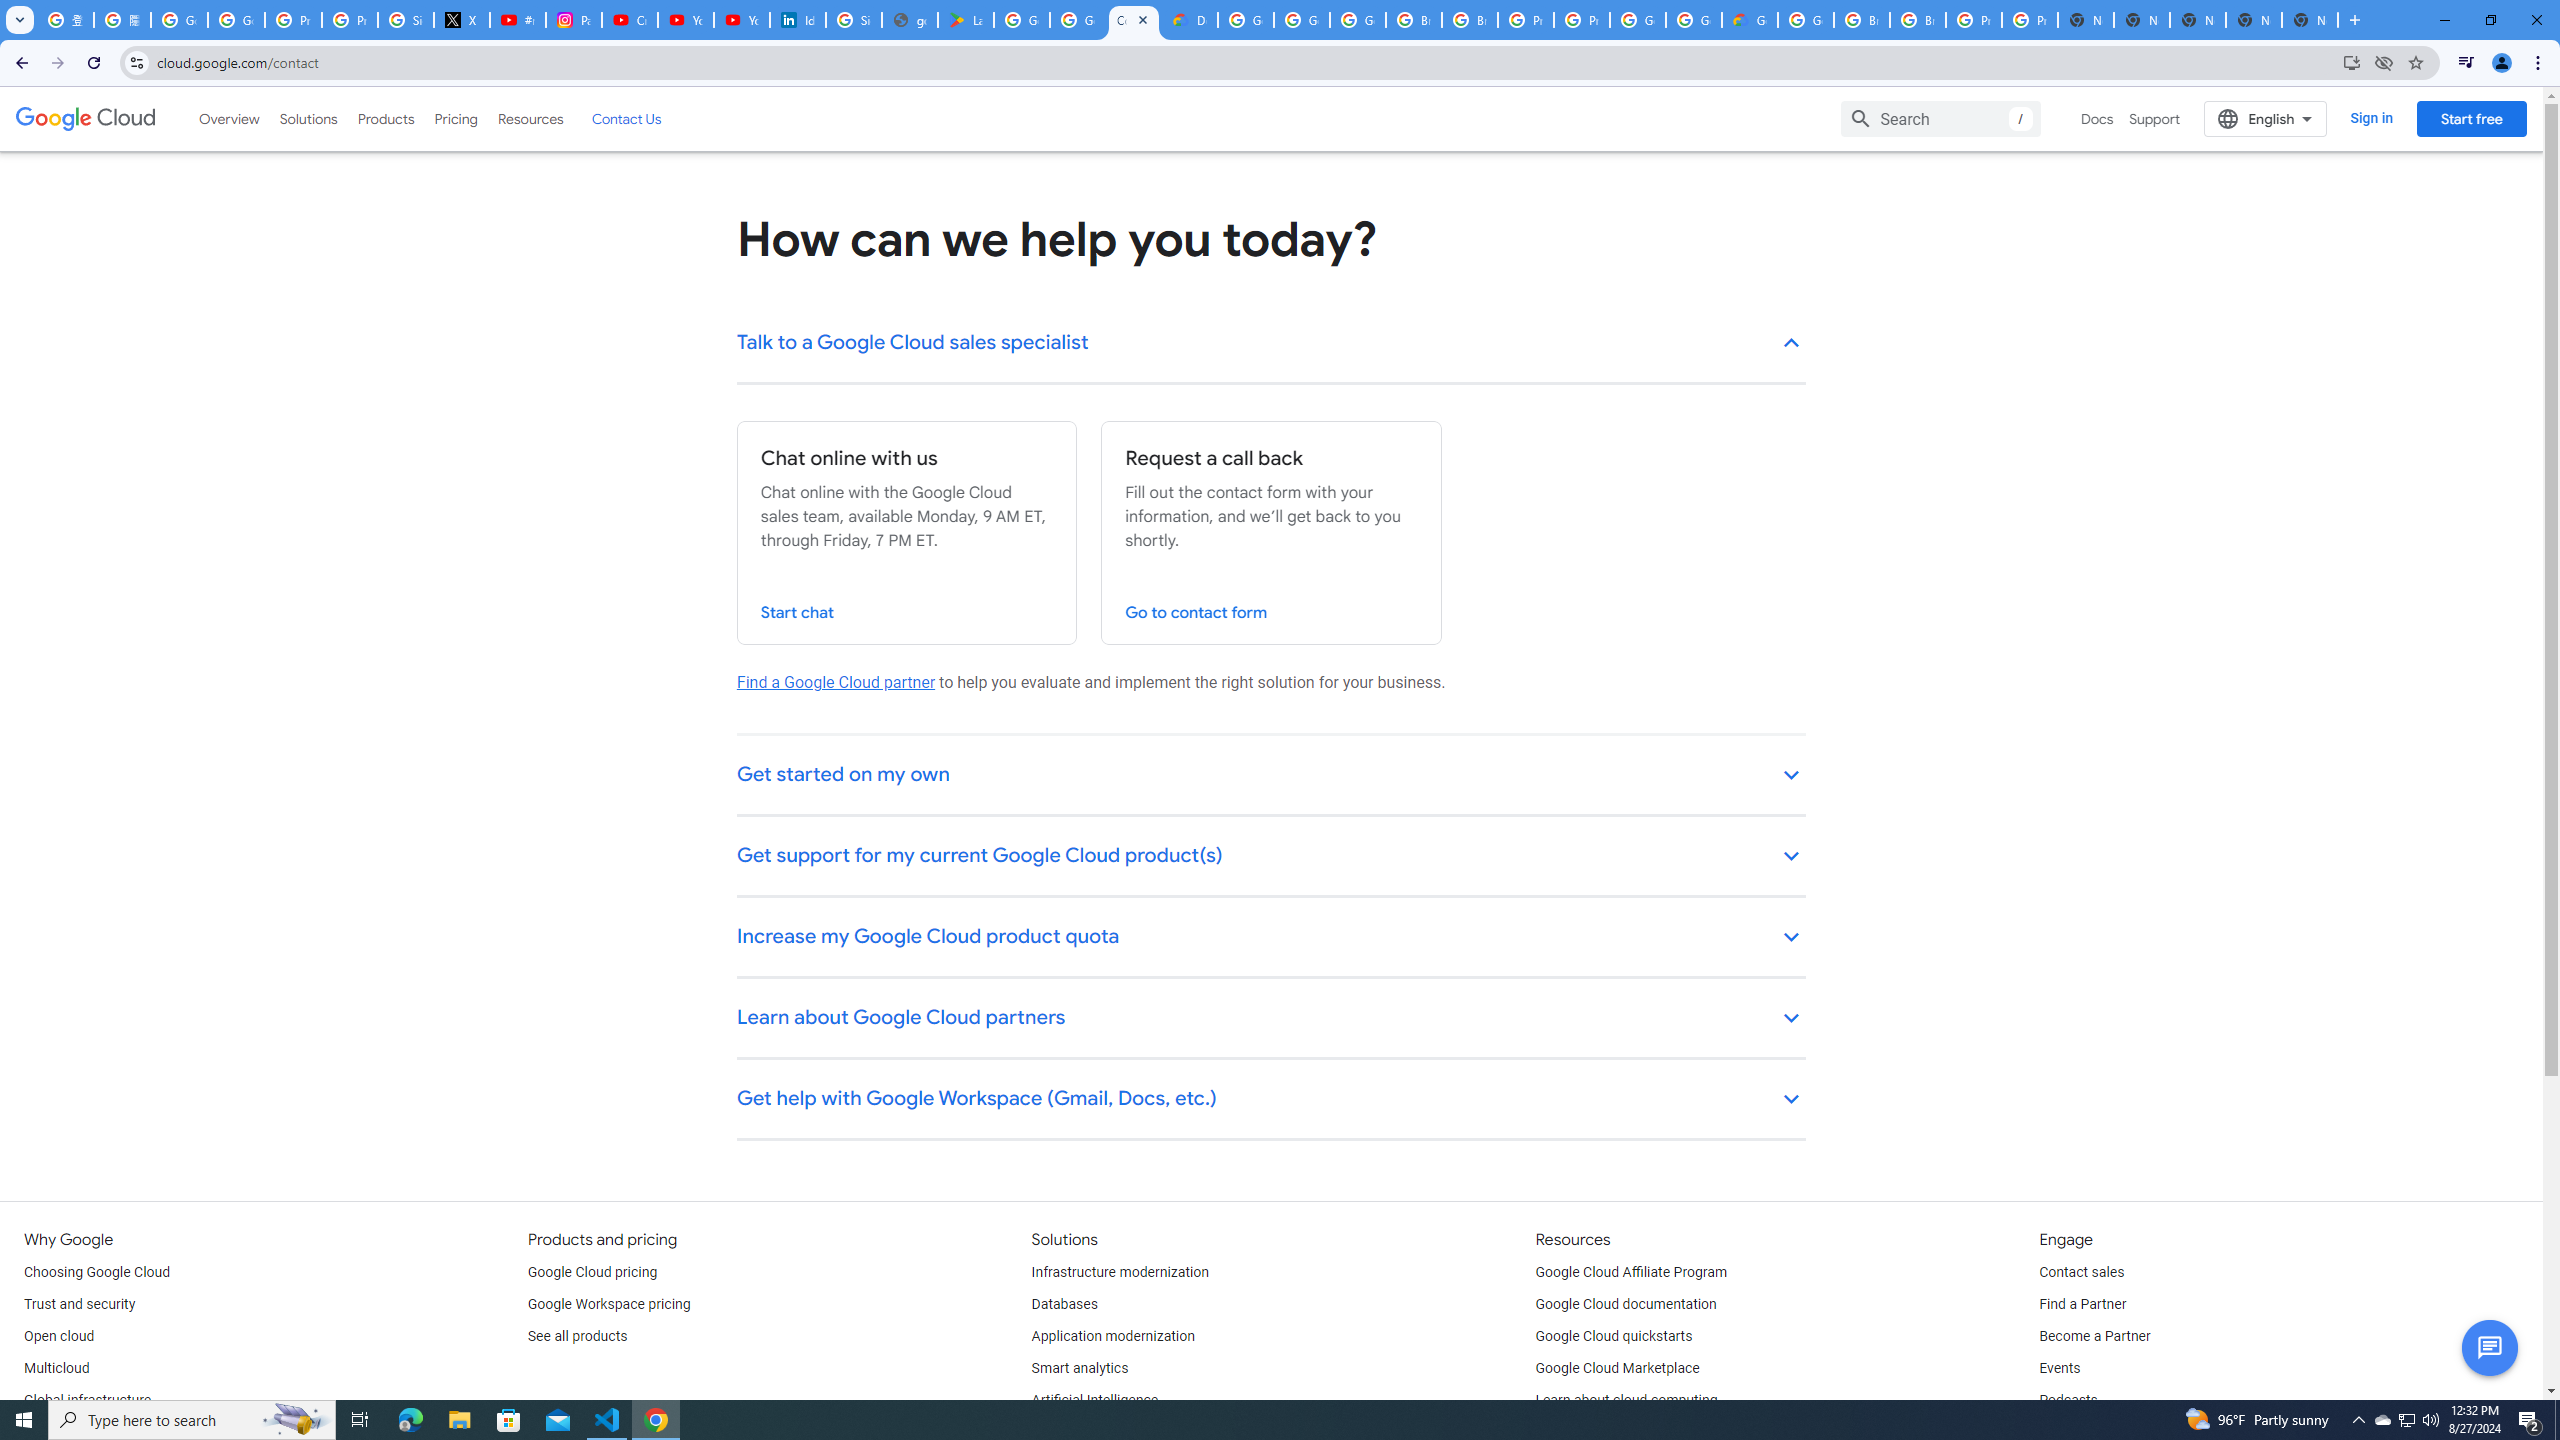  What do you see at coordinates (2351, 61) in the screenshot?
I see `'Install Google Cloud'` at bounding box center [2351, 61].